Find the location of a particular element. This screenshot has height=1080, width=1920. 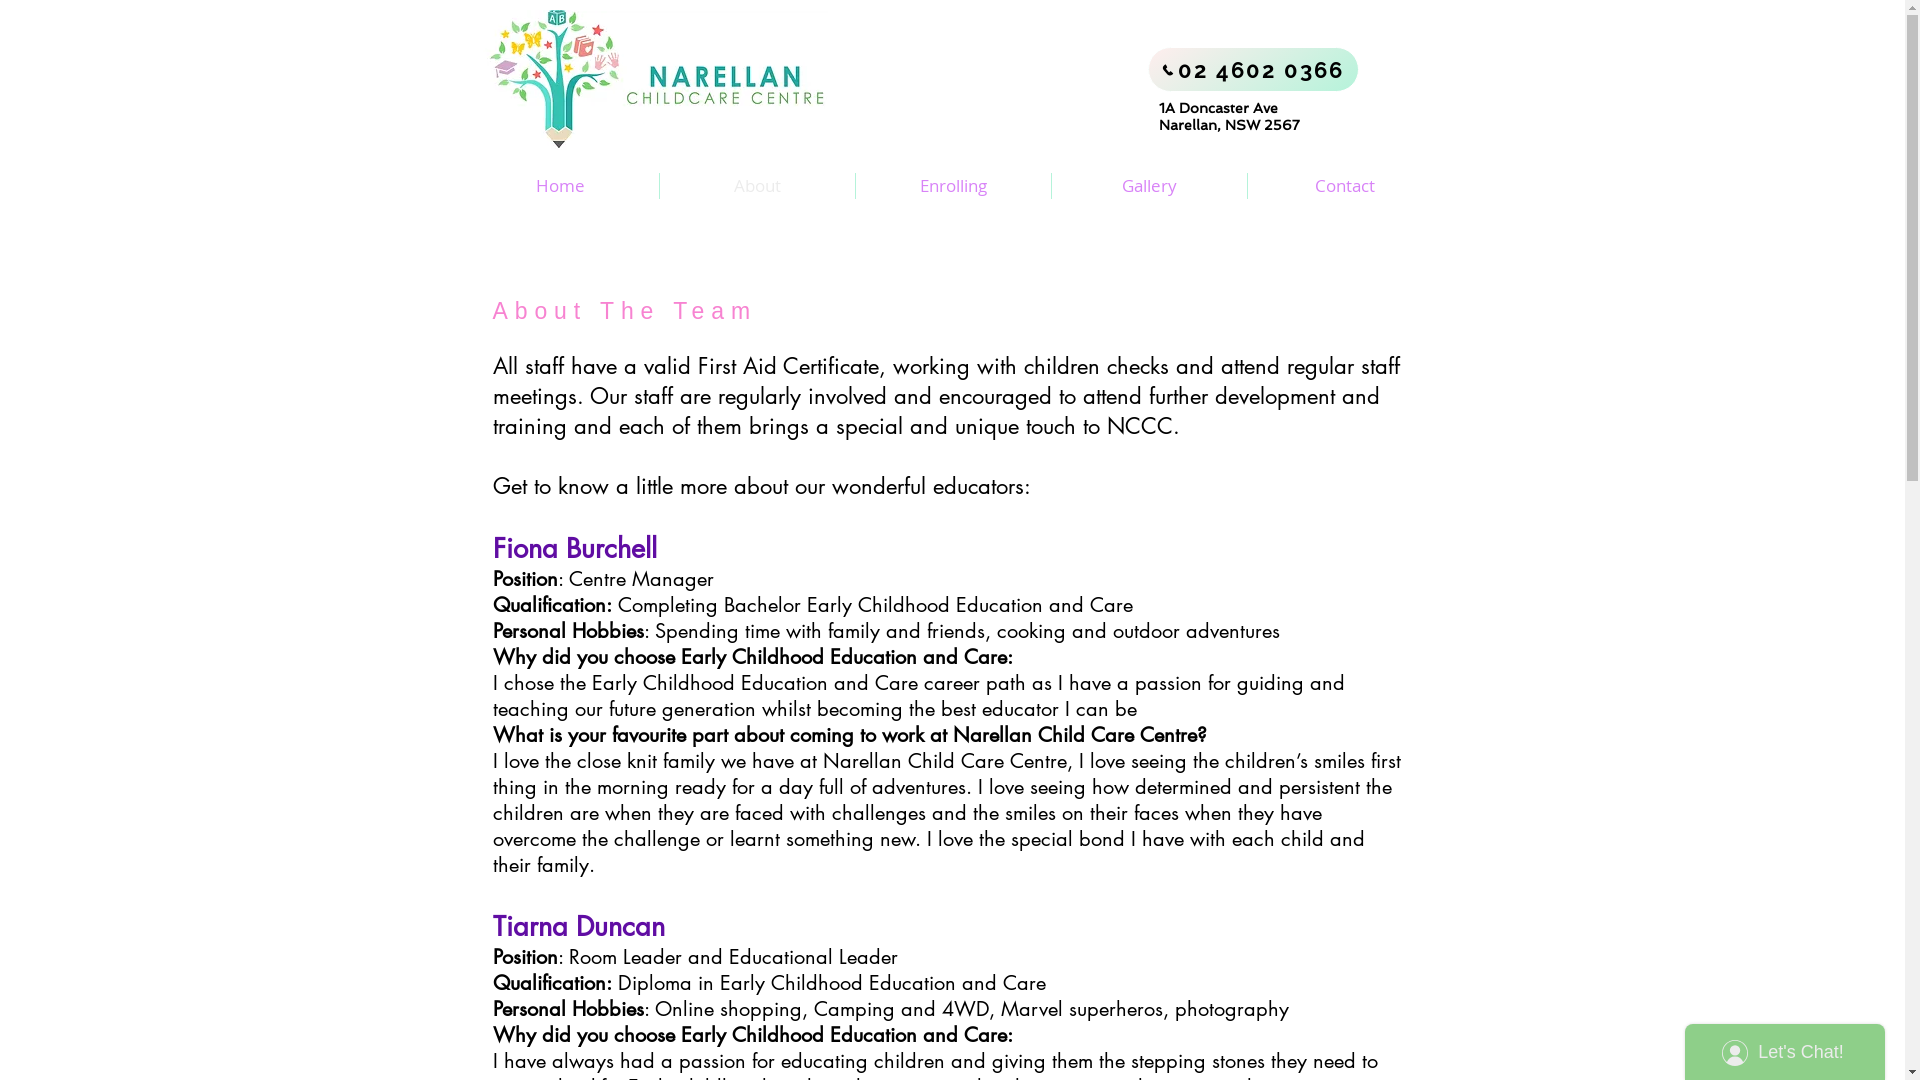

'02 4602 0366' is located at coordinates (1252, 68).